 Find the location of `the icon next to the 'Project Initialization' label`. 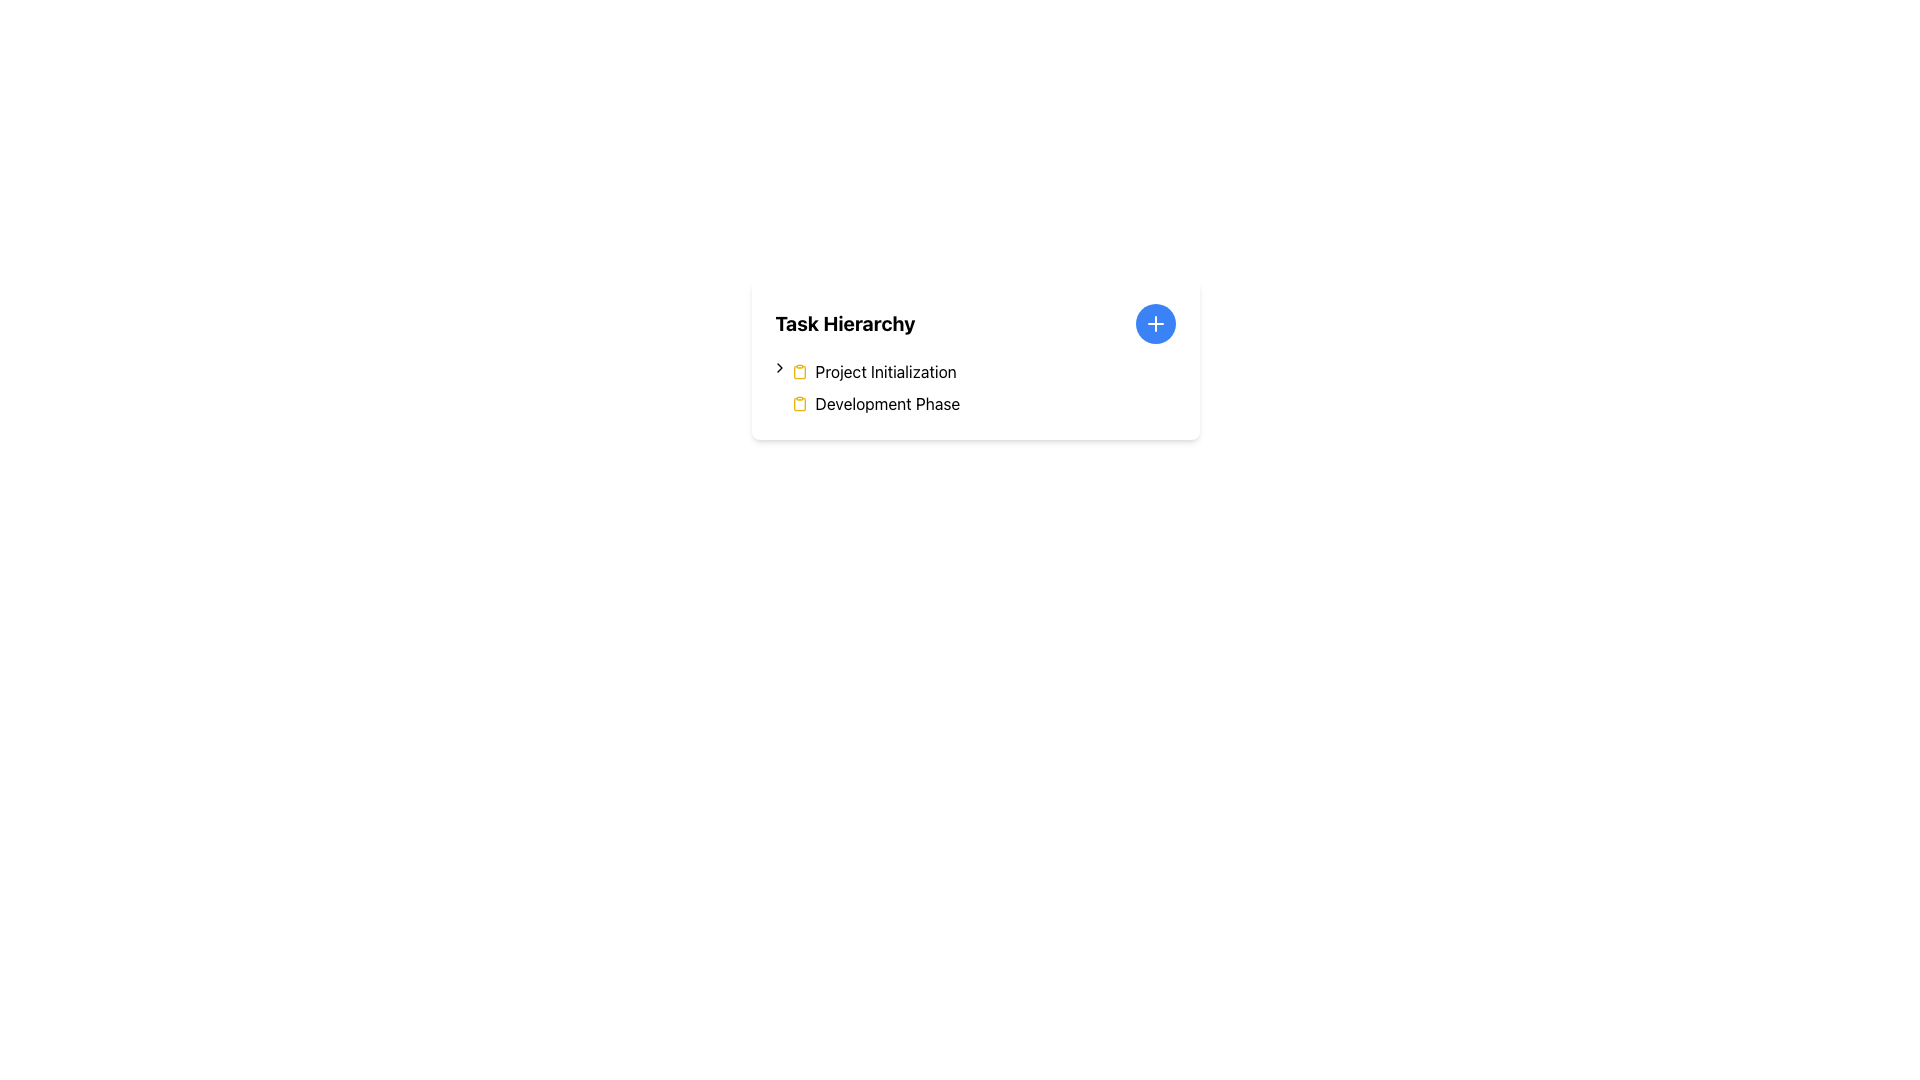

the icon next to the 'Project Initialization' label is located at coordinates (778, 367).